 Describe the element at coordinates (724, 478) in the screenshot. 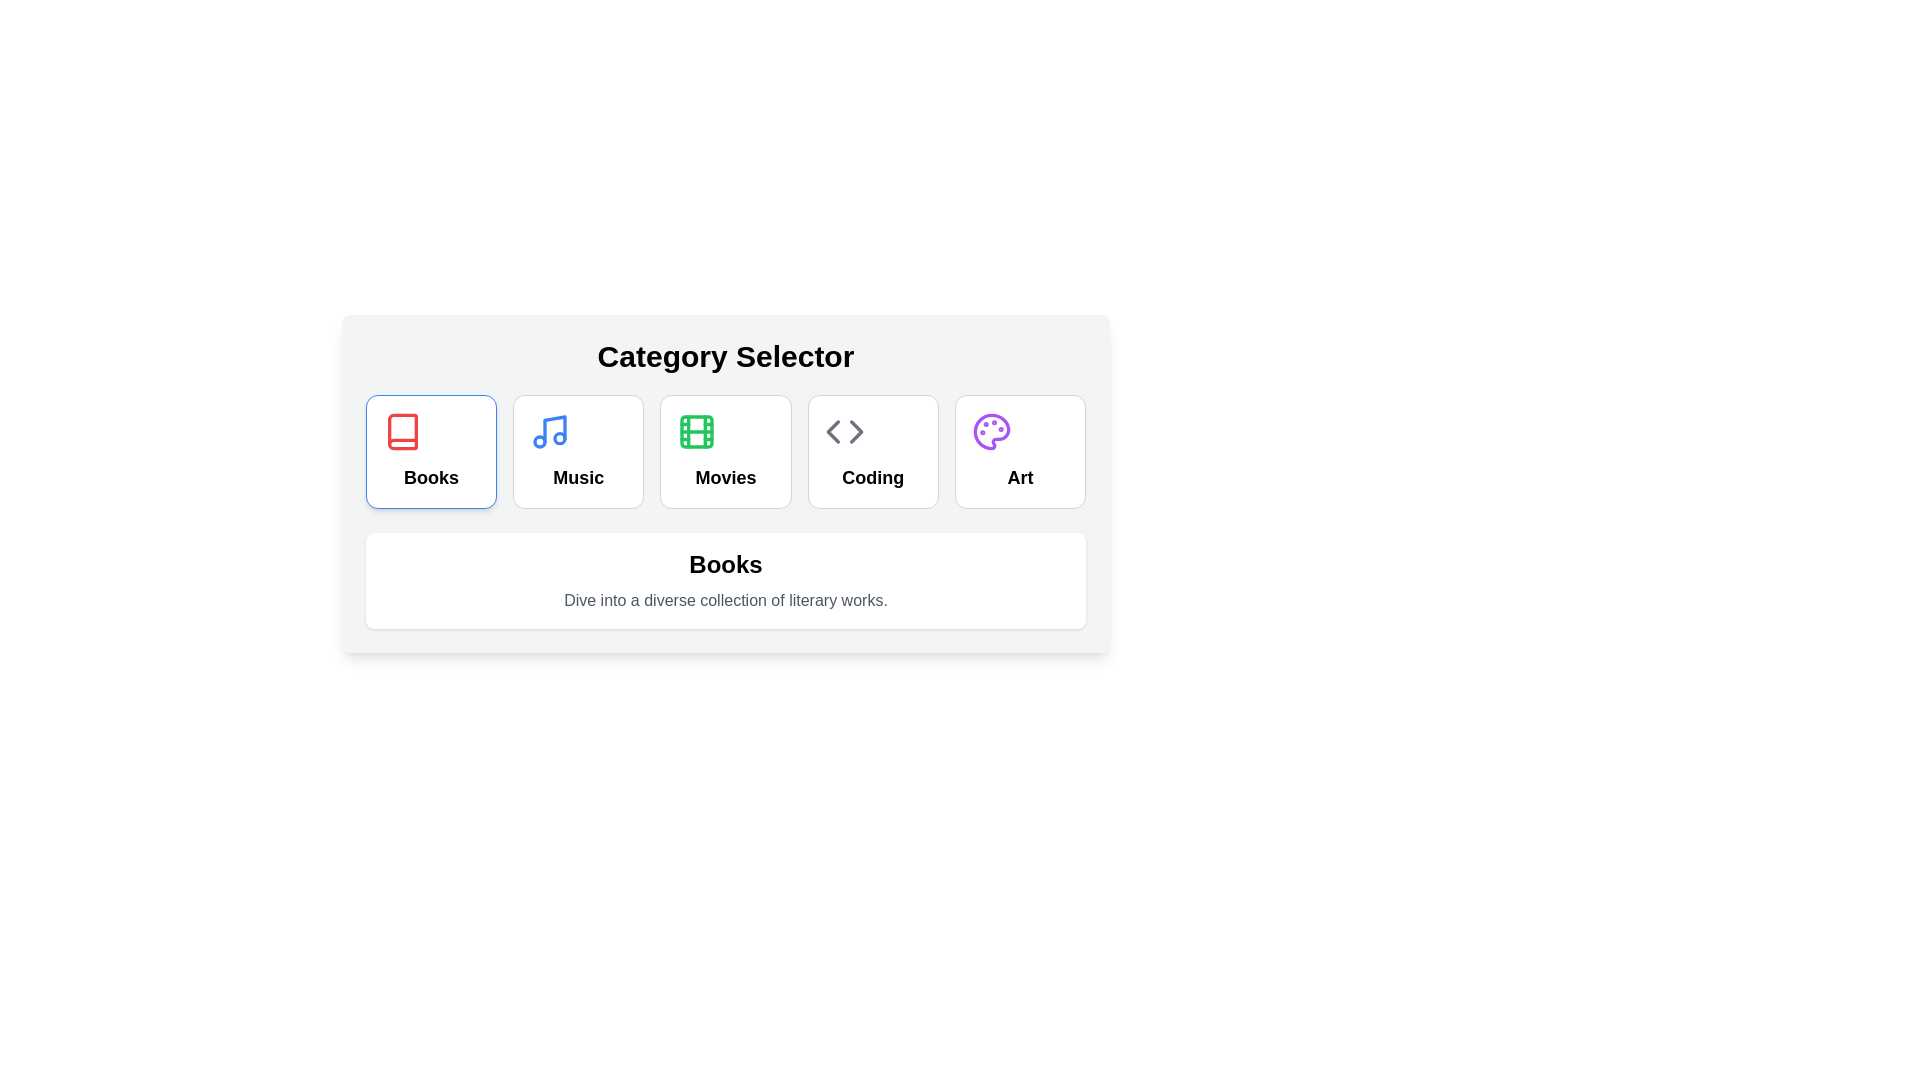

I see `the 'Movies' category by clicking on the bold 'Movies' text label, which is styled prominently and associated with a filmstrip icon` at that location.